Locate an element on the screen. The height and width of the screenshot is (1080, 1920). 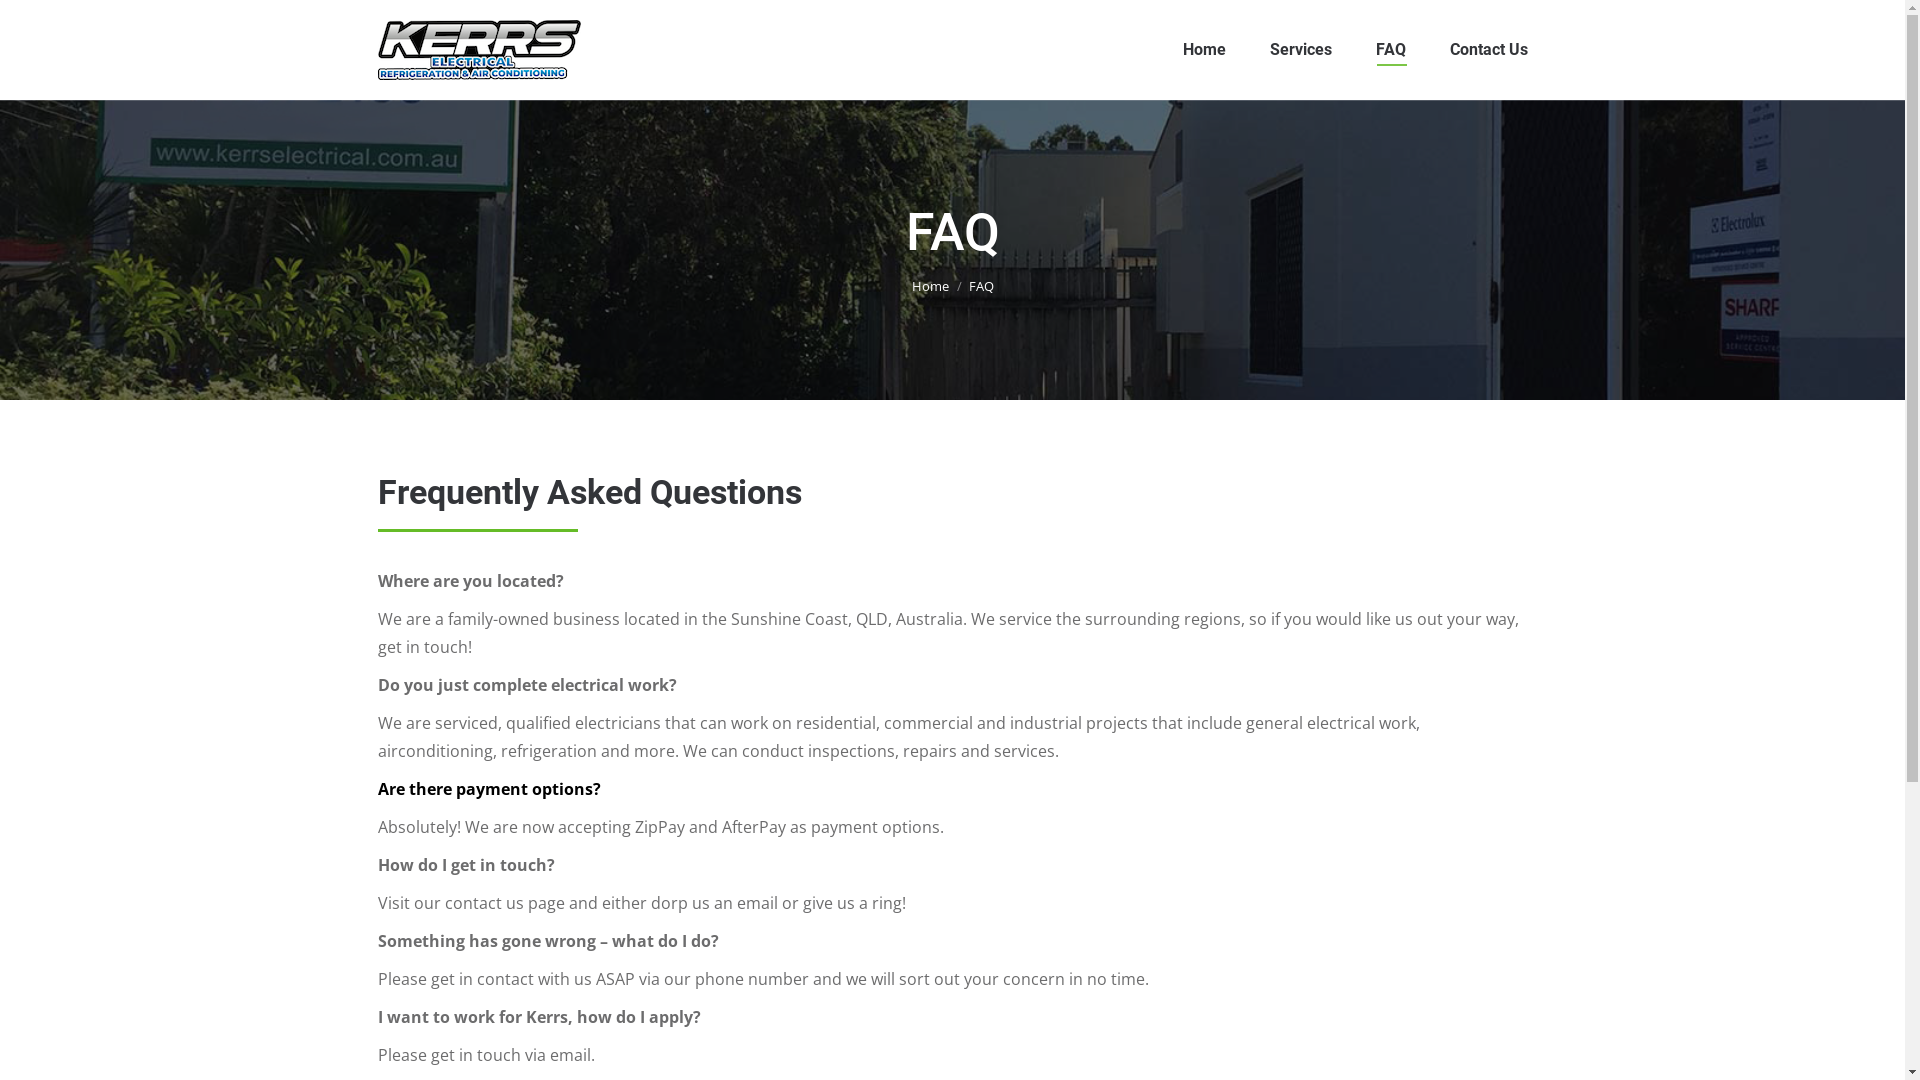
'Contact Us' is located at coordinates (1449, 49).